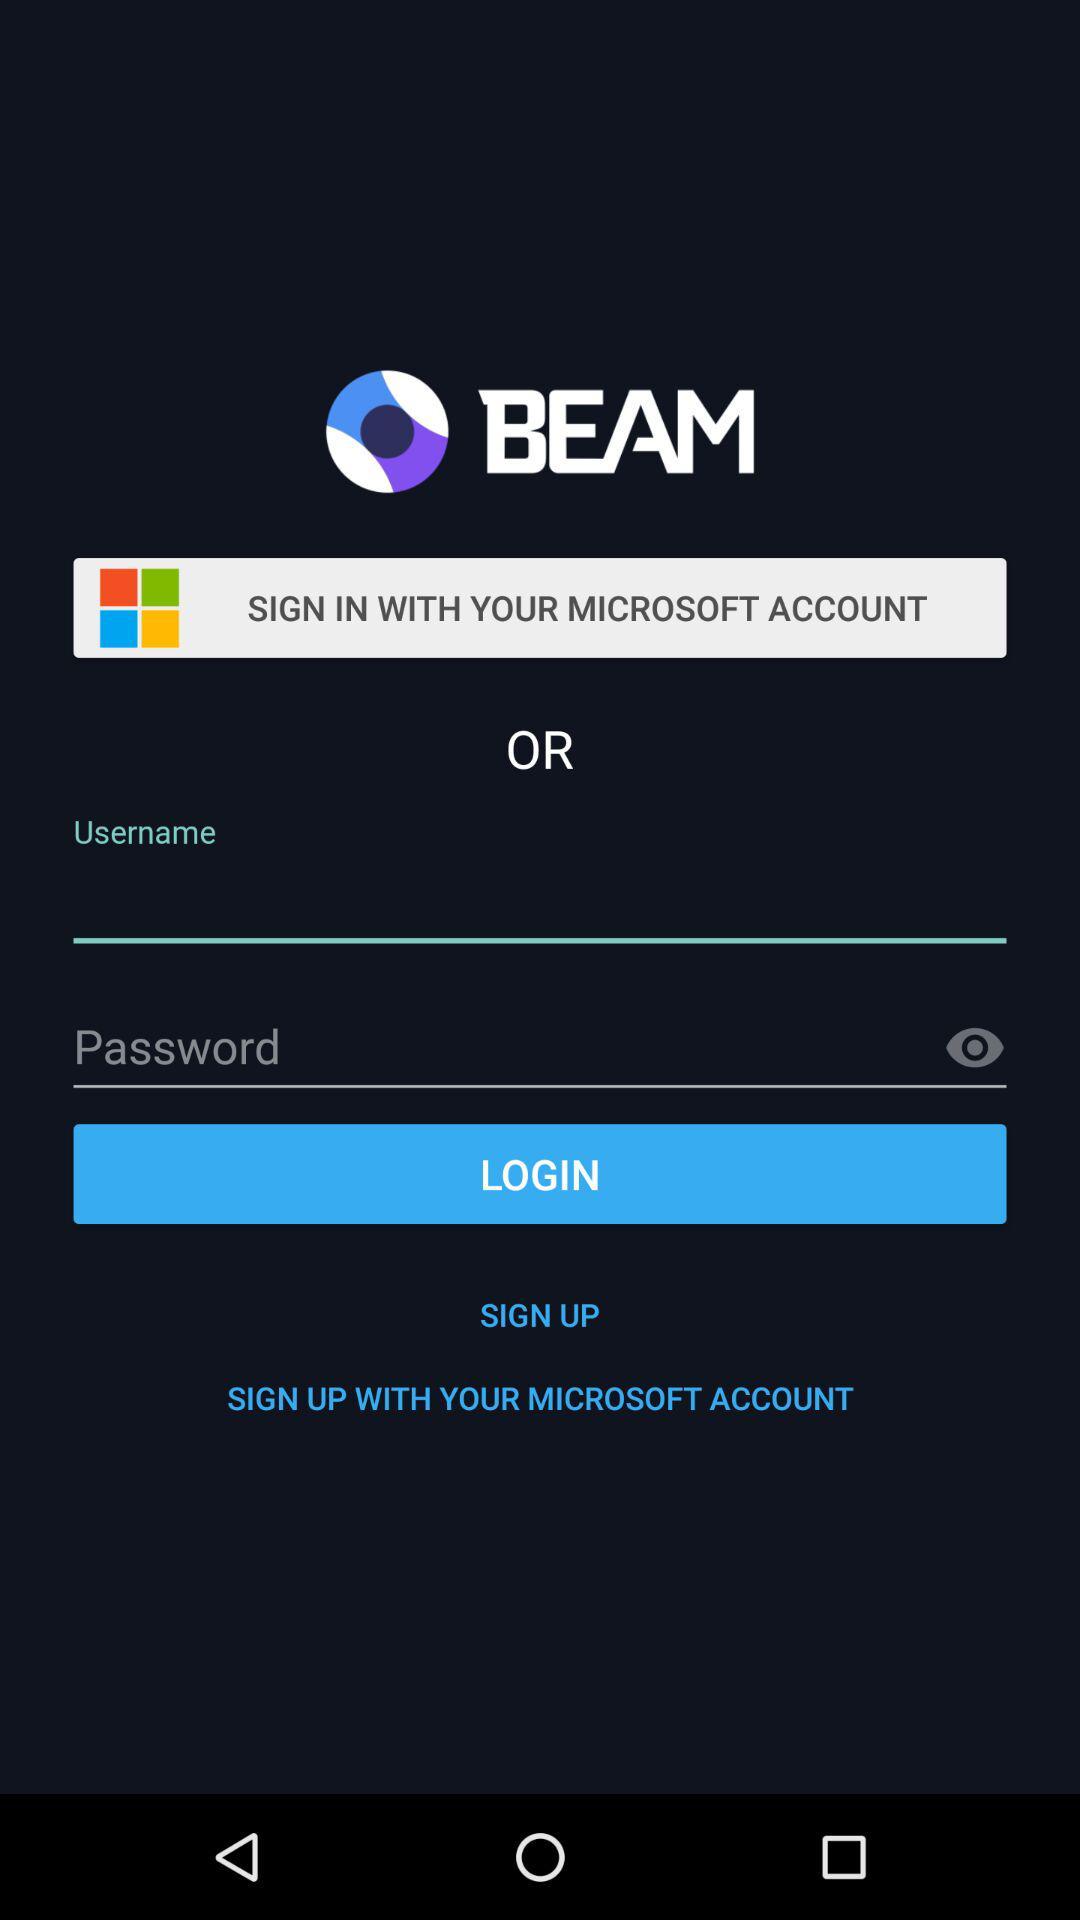  I want to click on item above login item, so click(974, 1047).